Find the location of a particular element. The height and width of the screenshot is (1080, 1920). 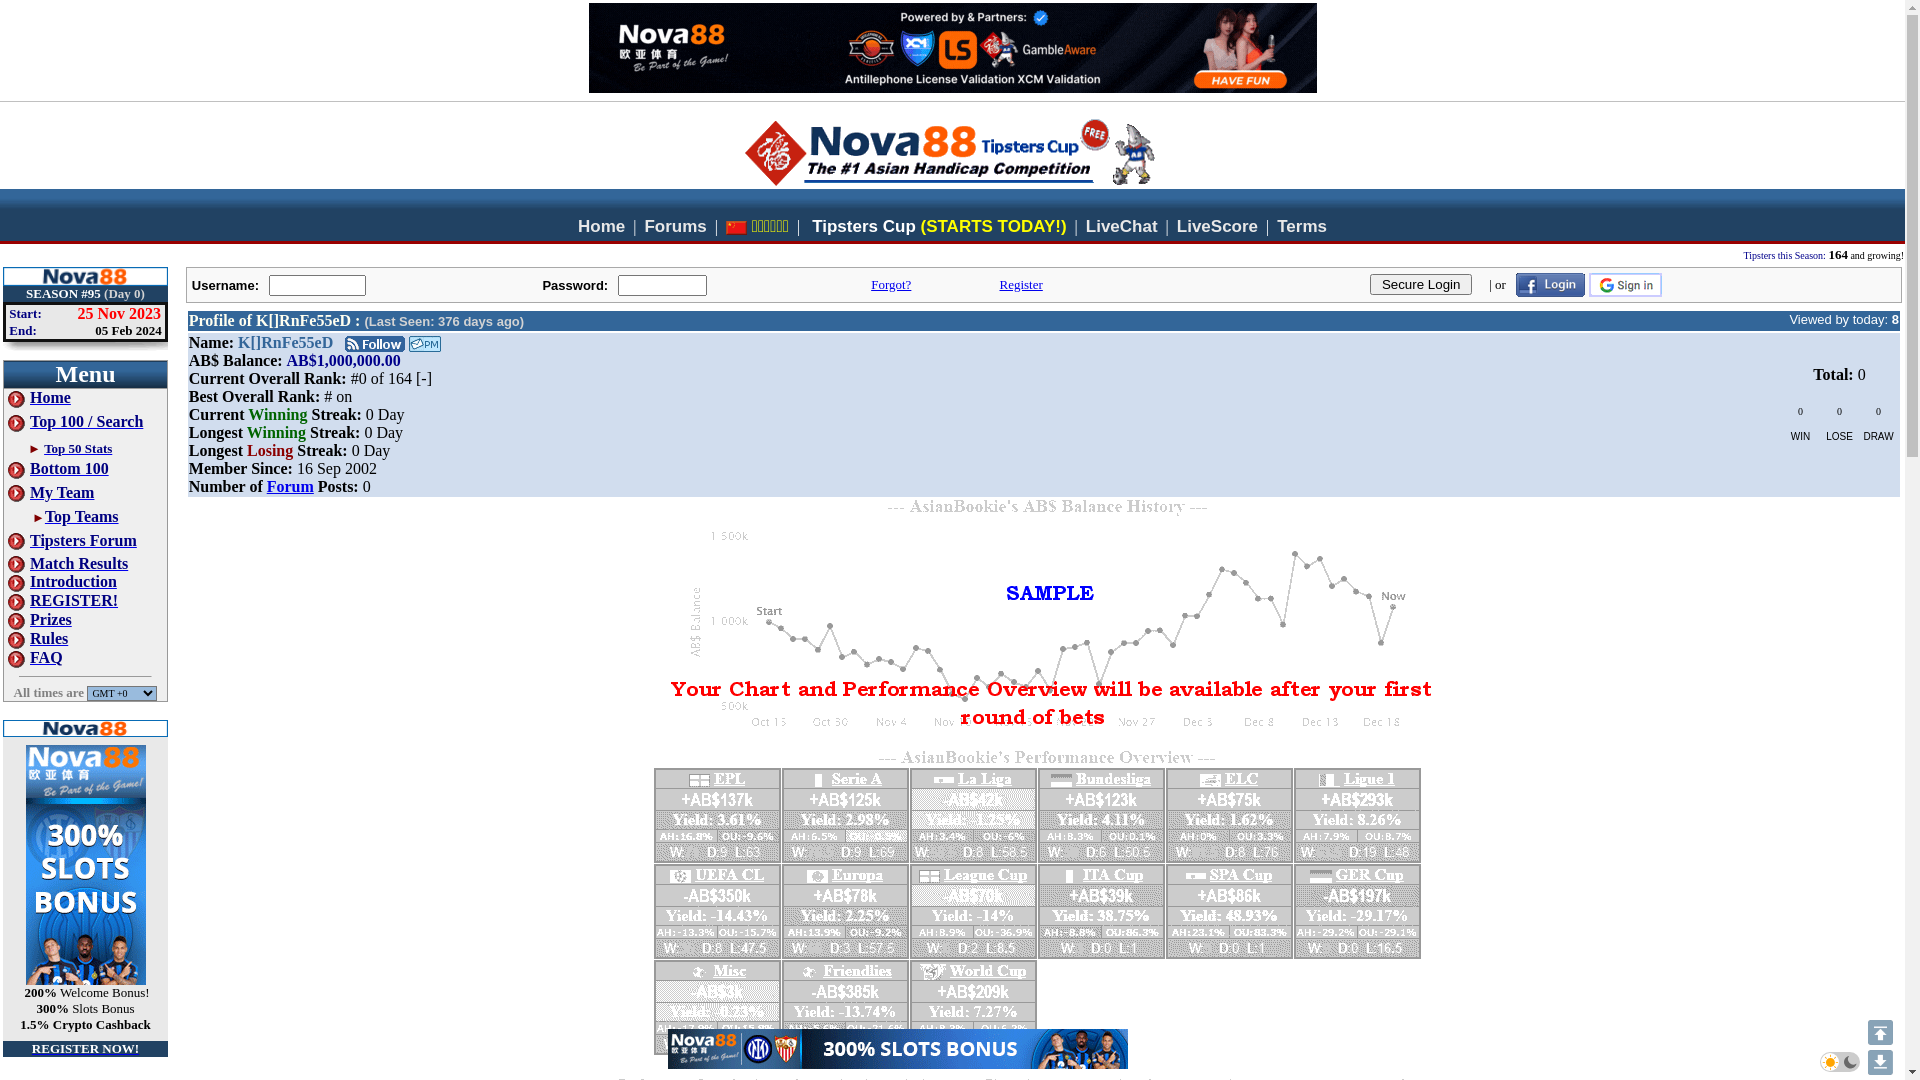

'Terms' is located at coordinates (1301, 225).